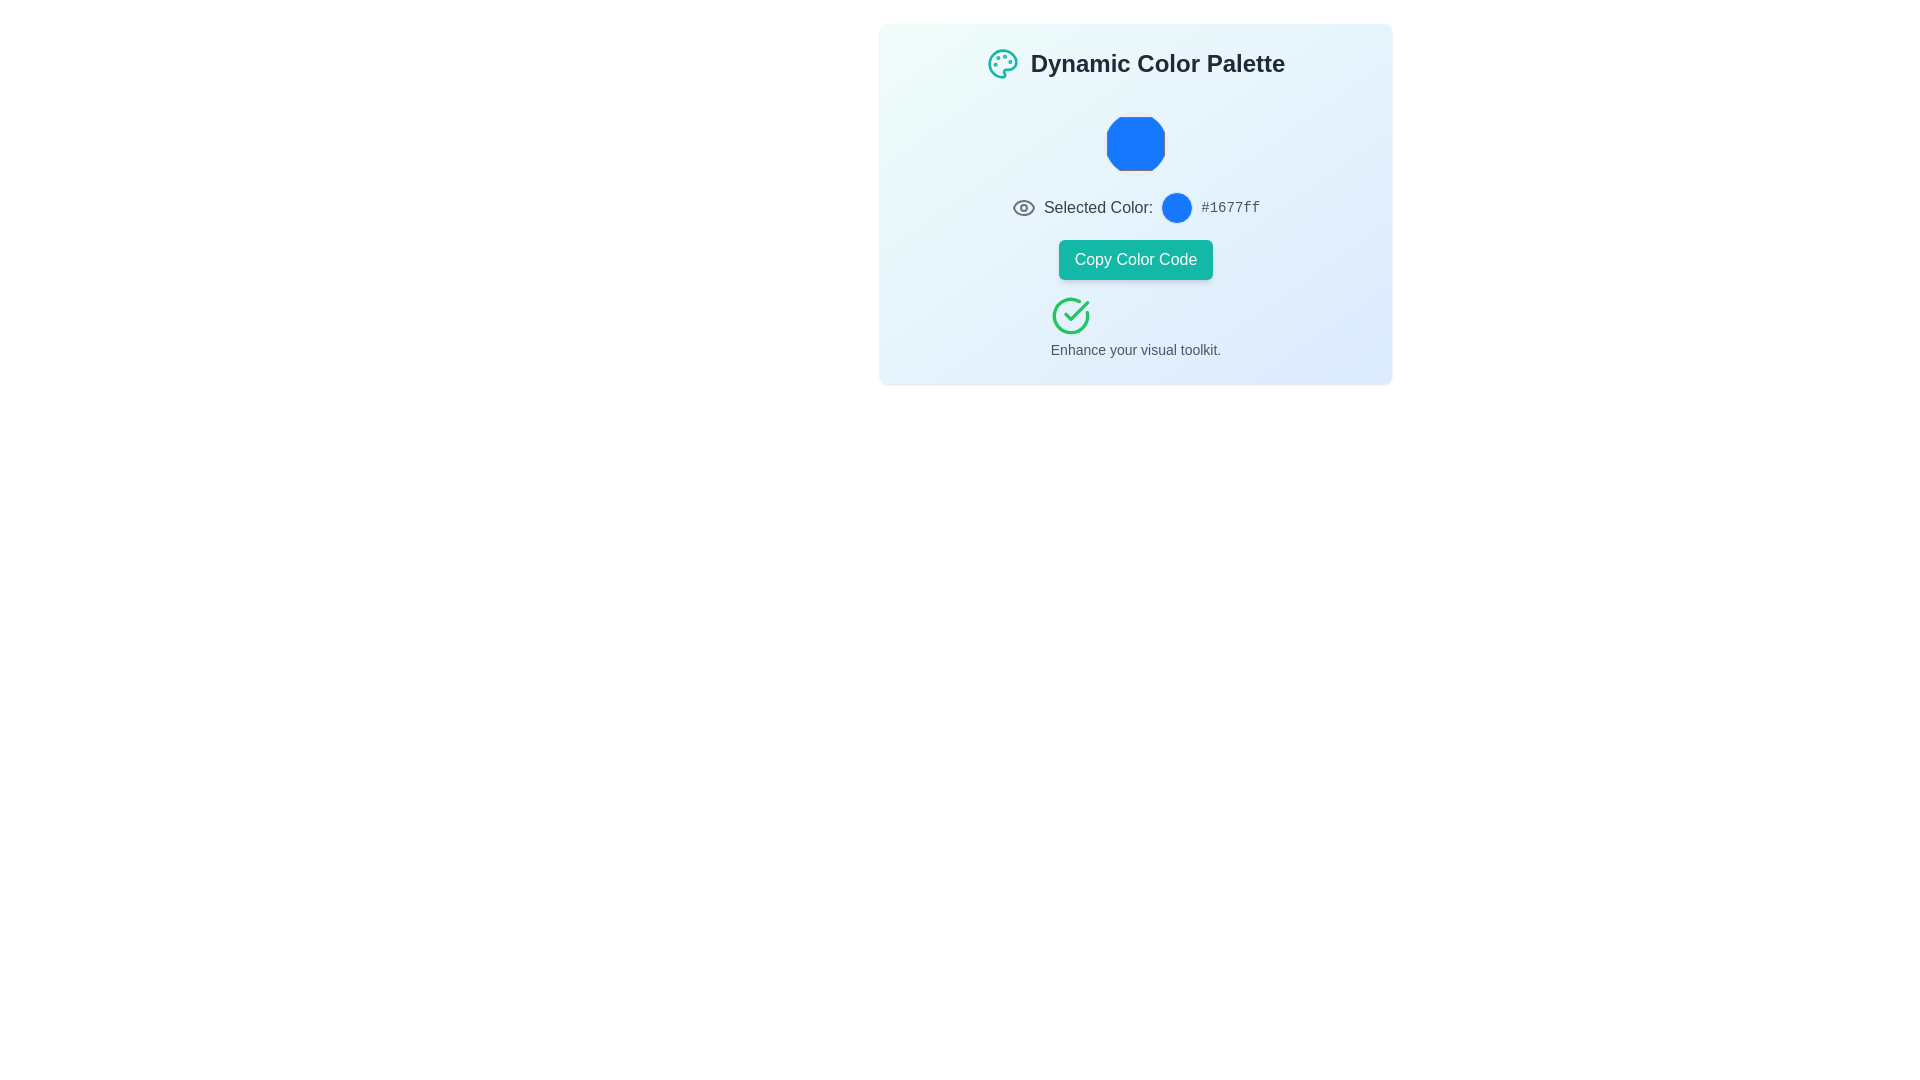 The width and height of the screenshot is (1920, 1080). What do you see at coordinates (1136, 208) in the screenshot?
I see `the informational display section that indicates the currently selected color in the palette, which includes a circular preview and a hexadecimal color code` at bounding box center [1136, 208].